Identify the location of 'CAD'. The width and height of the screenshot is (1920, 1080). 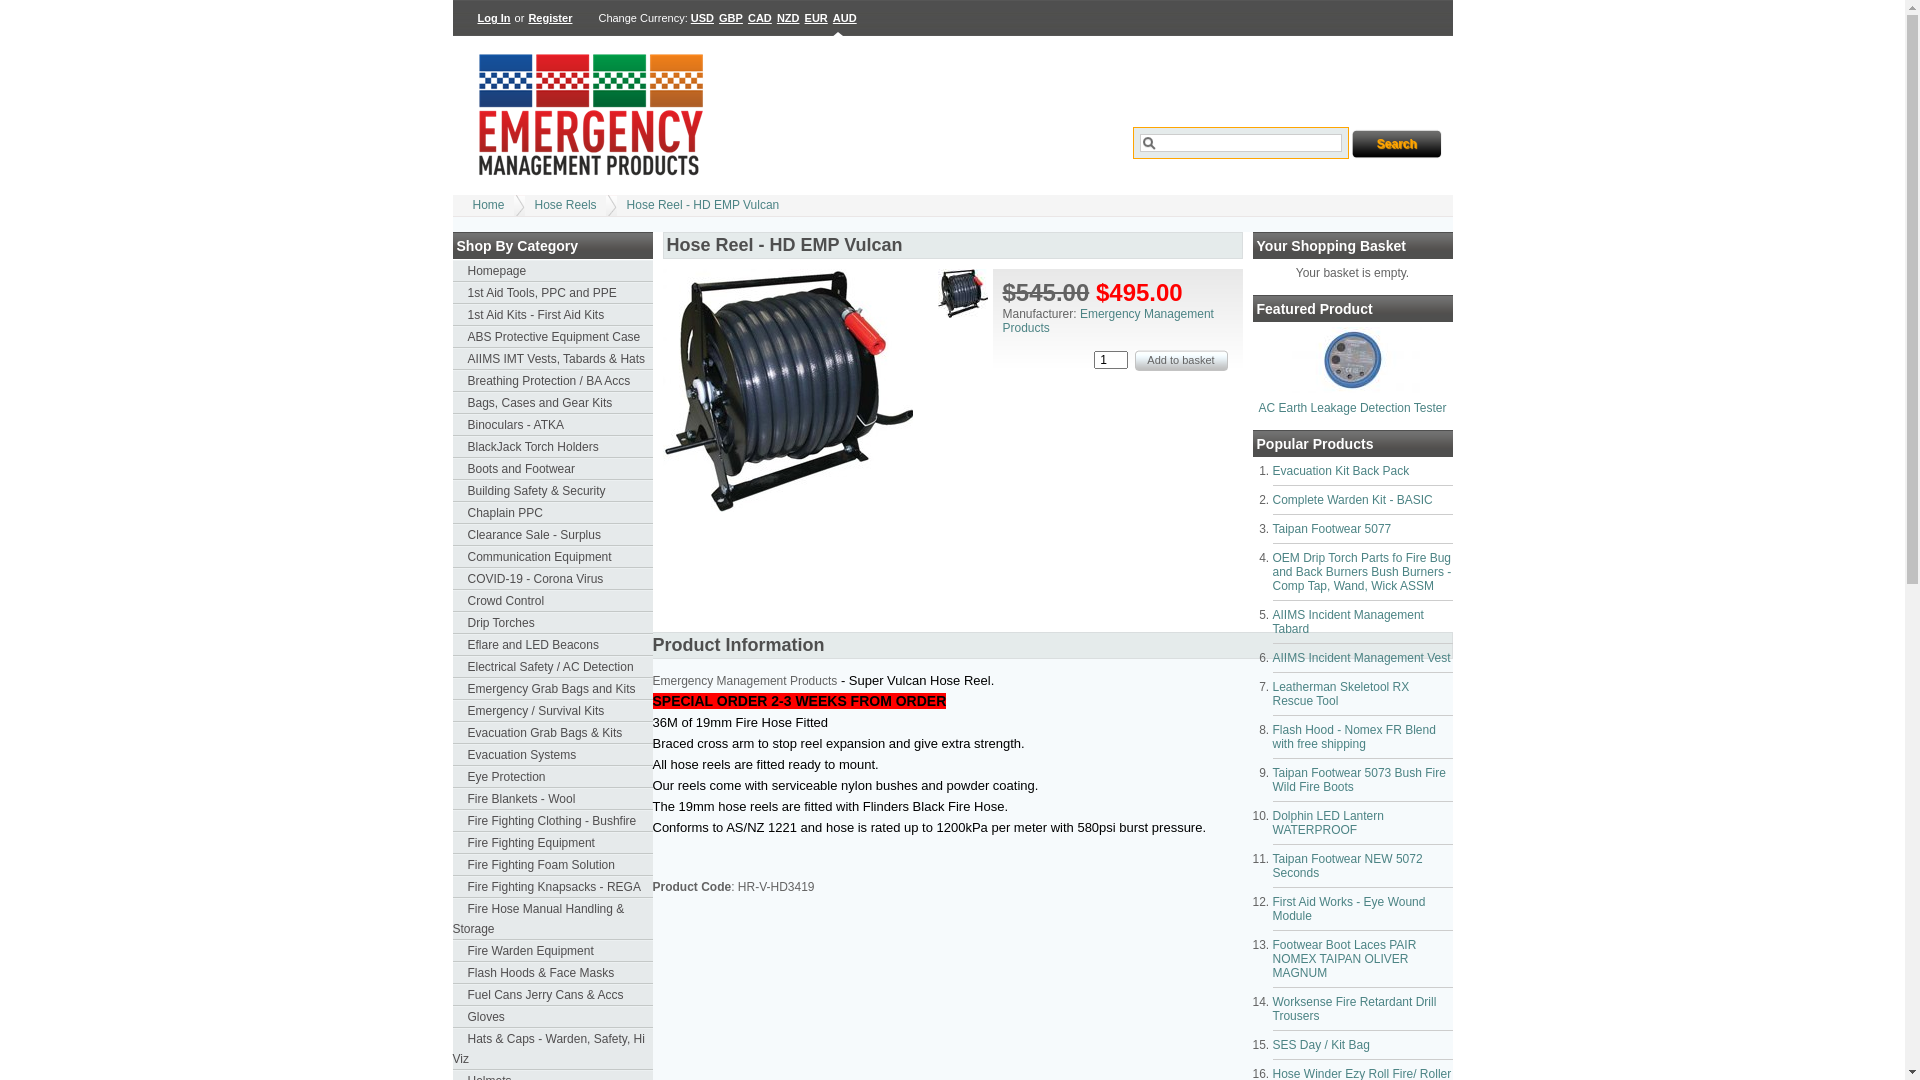
(758, 18).